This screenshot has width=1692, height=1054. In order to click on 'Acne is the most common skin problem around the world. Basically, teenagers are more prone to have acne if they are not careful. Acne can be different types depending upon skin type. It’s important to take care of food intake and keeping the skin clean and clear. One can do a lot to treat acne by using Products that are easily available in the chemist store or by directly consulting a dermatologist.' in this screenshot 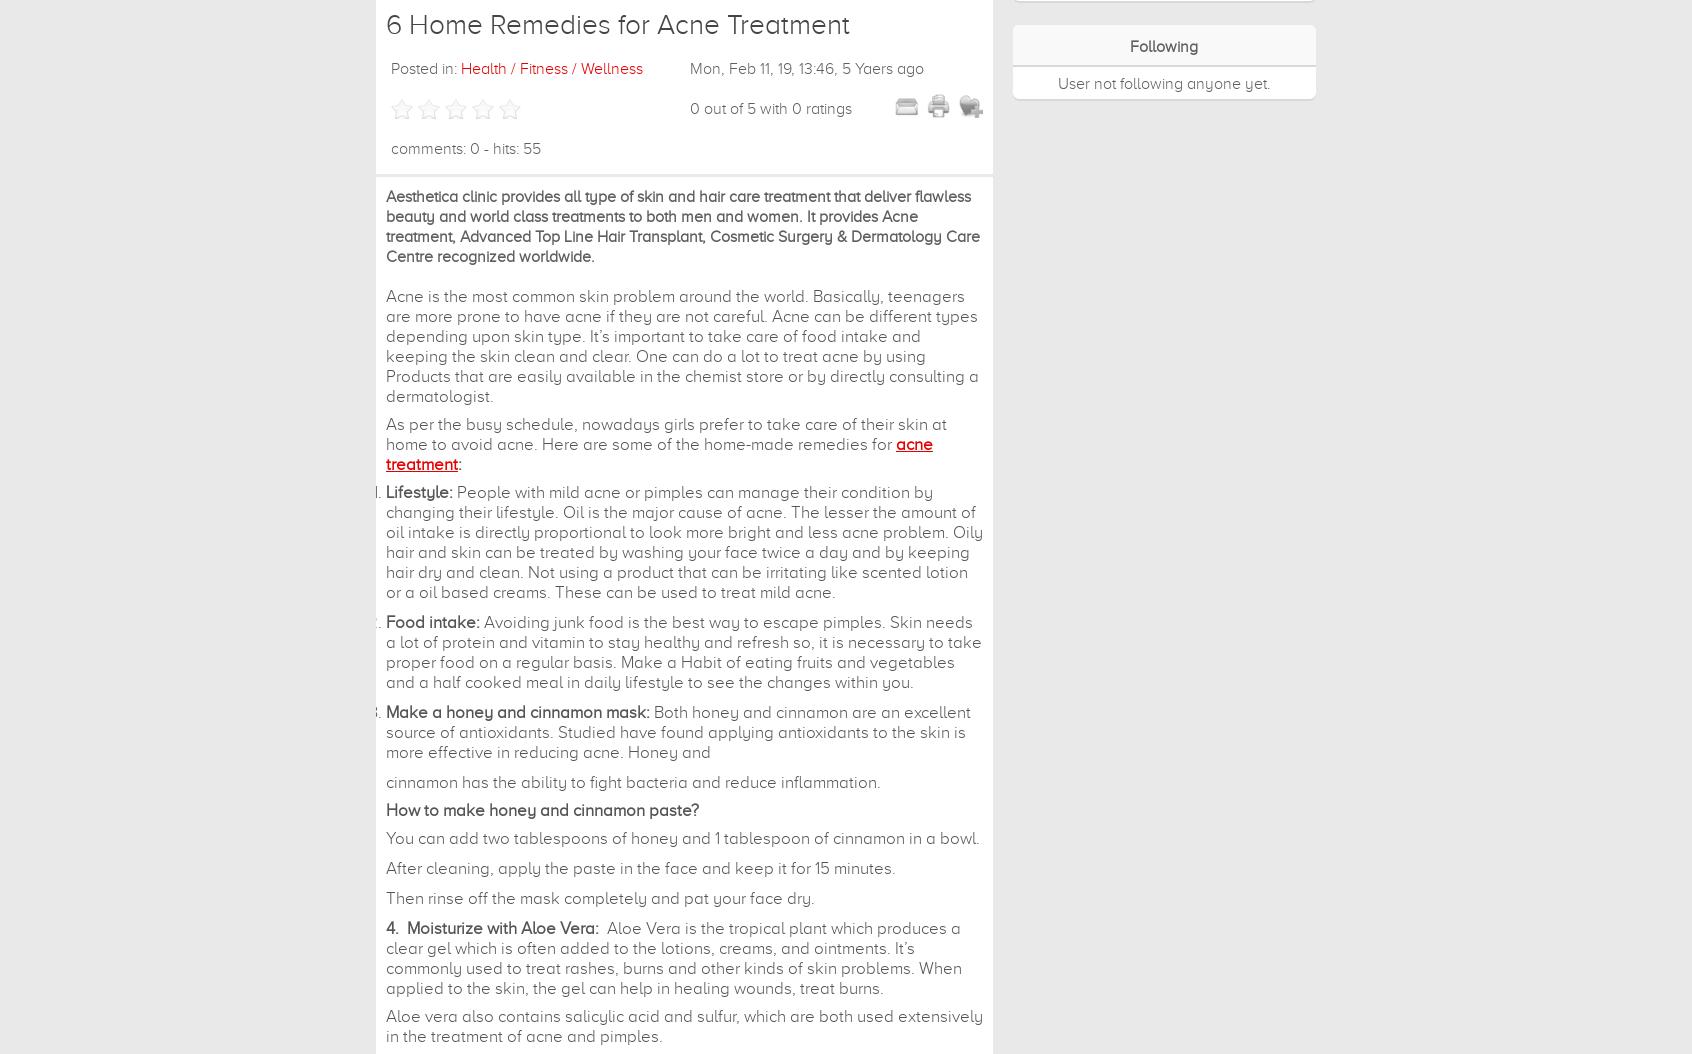, I will do `click(385, 346)`.